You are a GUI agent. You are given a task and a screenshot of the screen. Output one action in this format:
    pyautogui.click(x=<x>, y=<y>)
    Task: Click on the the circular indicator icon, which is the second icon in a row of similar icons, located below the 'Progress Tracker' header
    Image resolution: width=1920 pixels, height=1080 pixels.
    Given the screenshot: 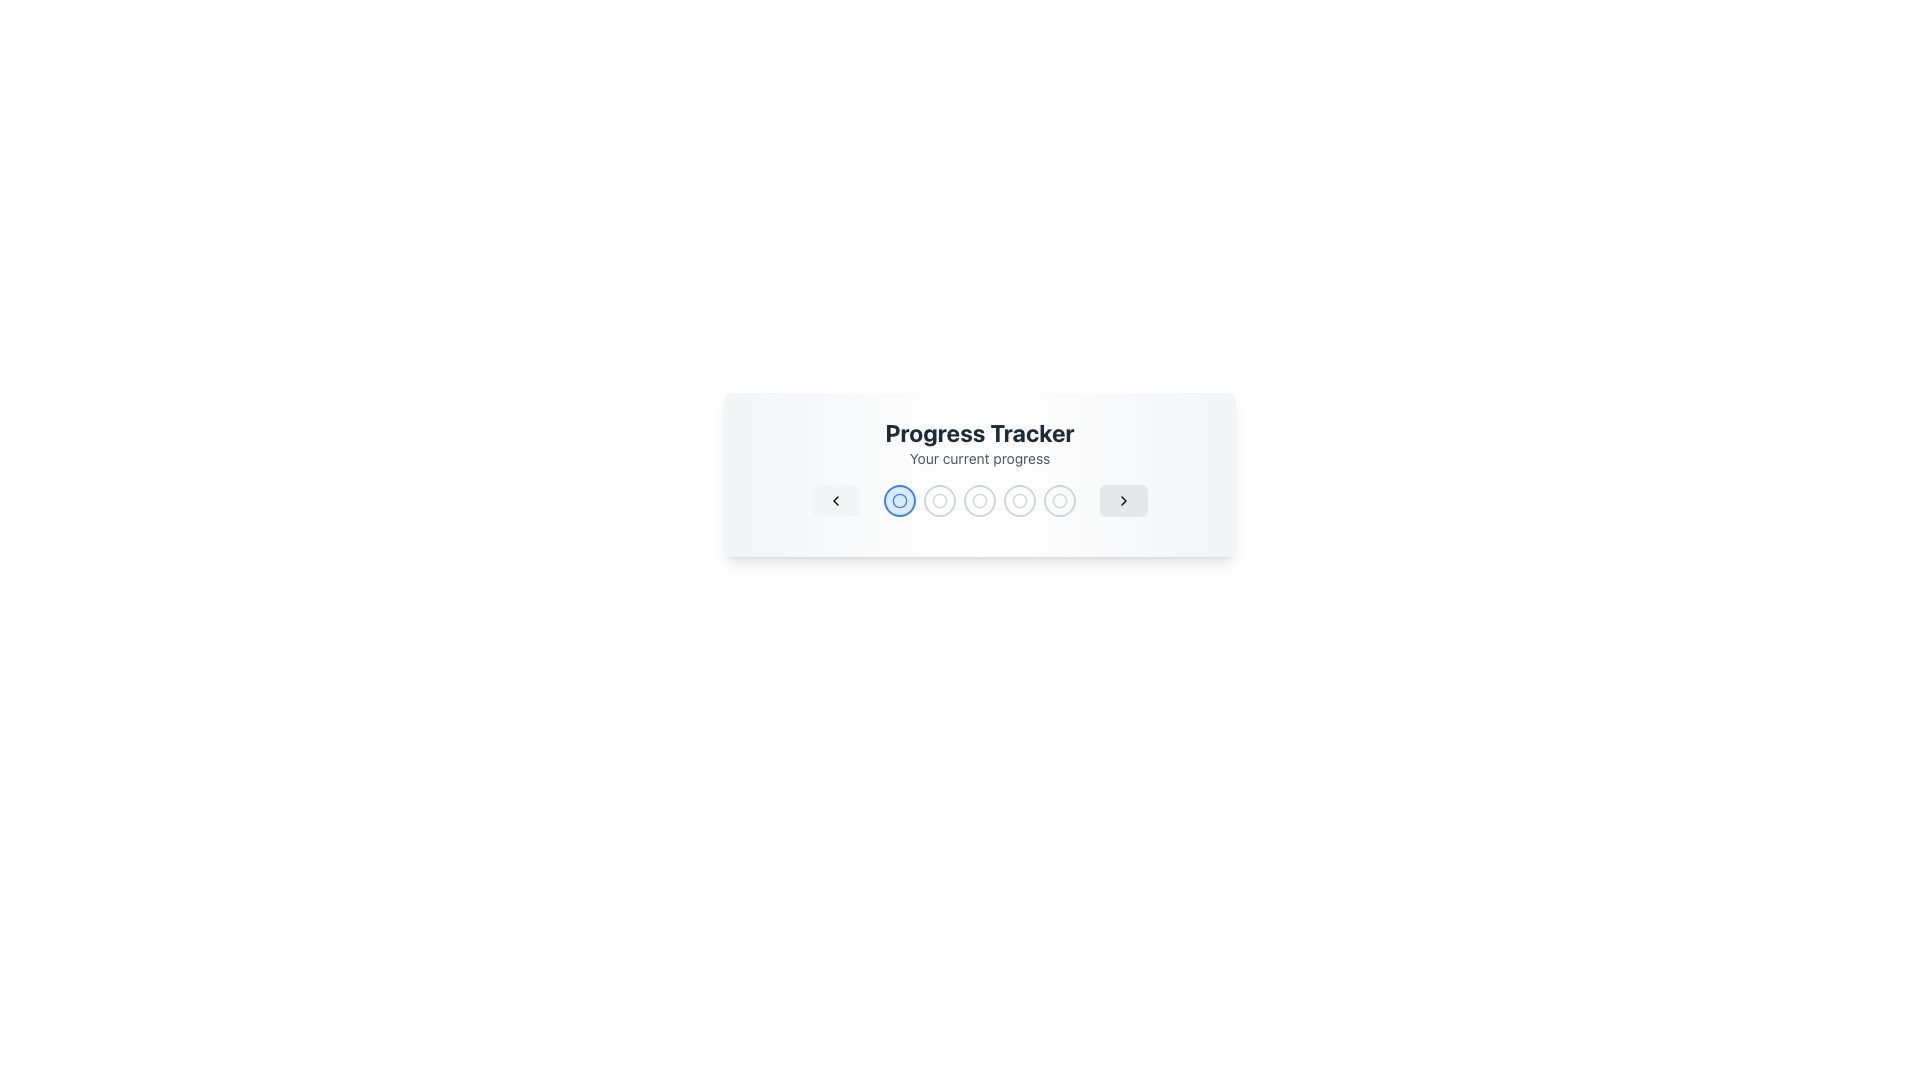 What is the action you would take?
    pyautogui.click(x=939, y=500)
    